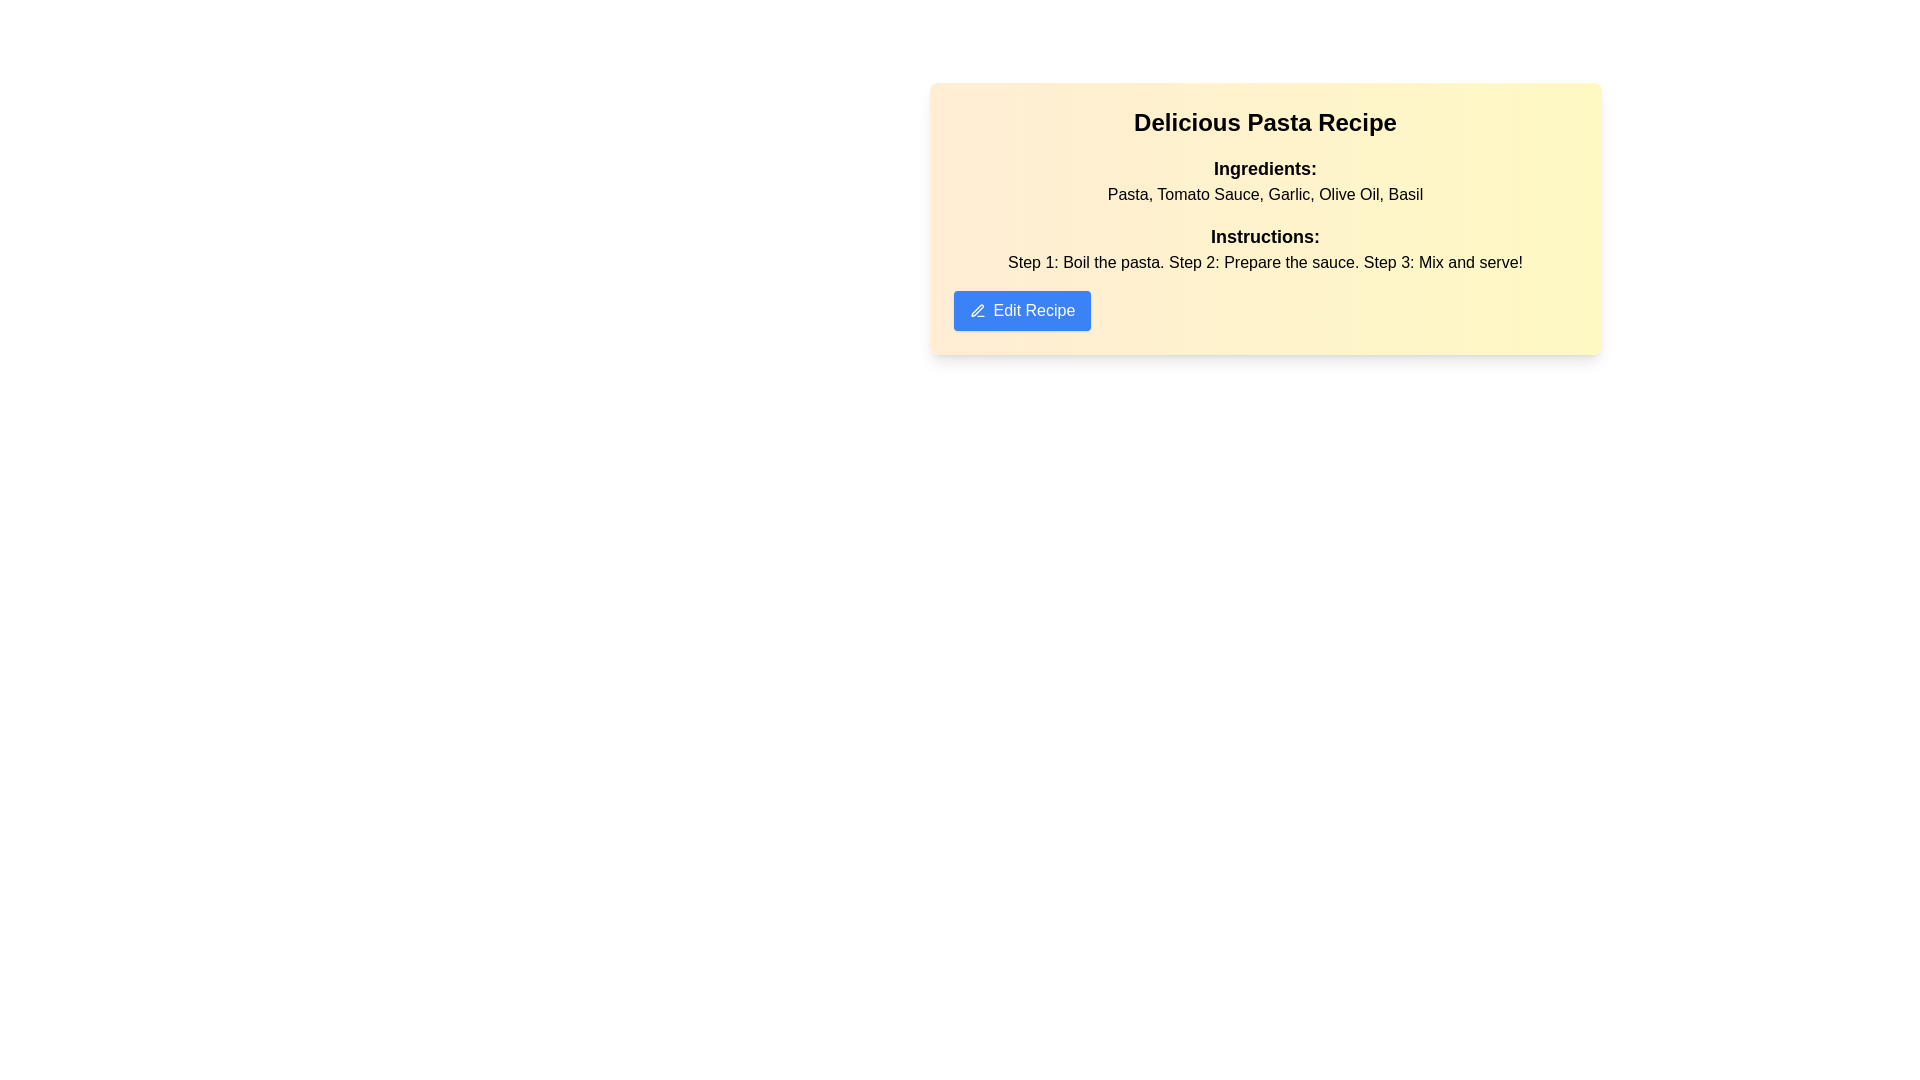 This screenshot has height=1080, width=1920. What do you see at coordinates (1264, 235) in the screenshot?
I see `the text heading labeled 'Instructions:' which is prominently styled in bold and larger font, located on the recipe card between the 'Ingredients:' heading and the steps text` at bounding box center [1264, 235].